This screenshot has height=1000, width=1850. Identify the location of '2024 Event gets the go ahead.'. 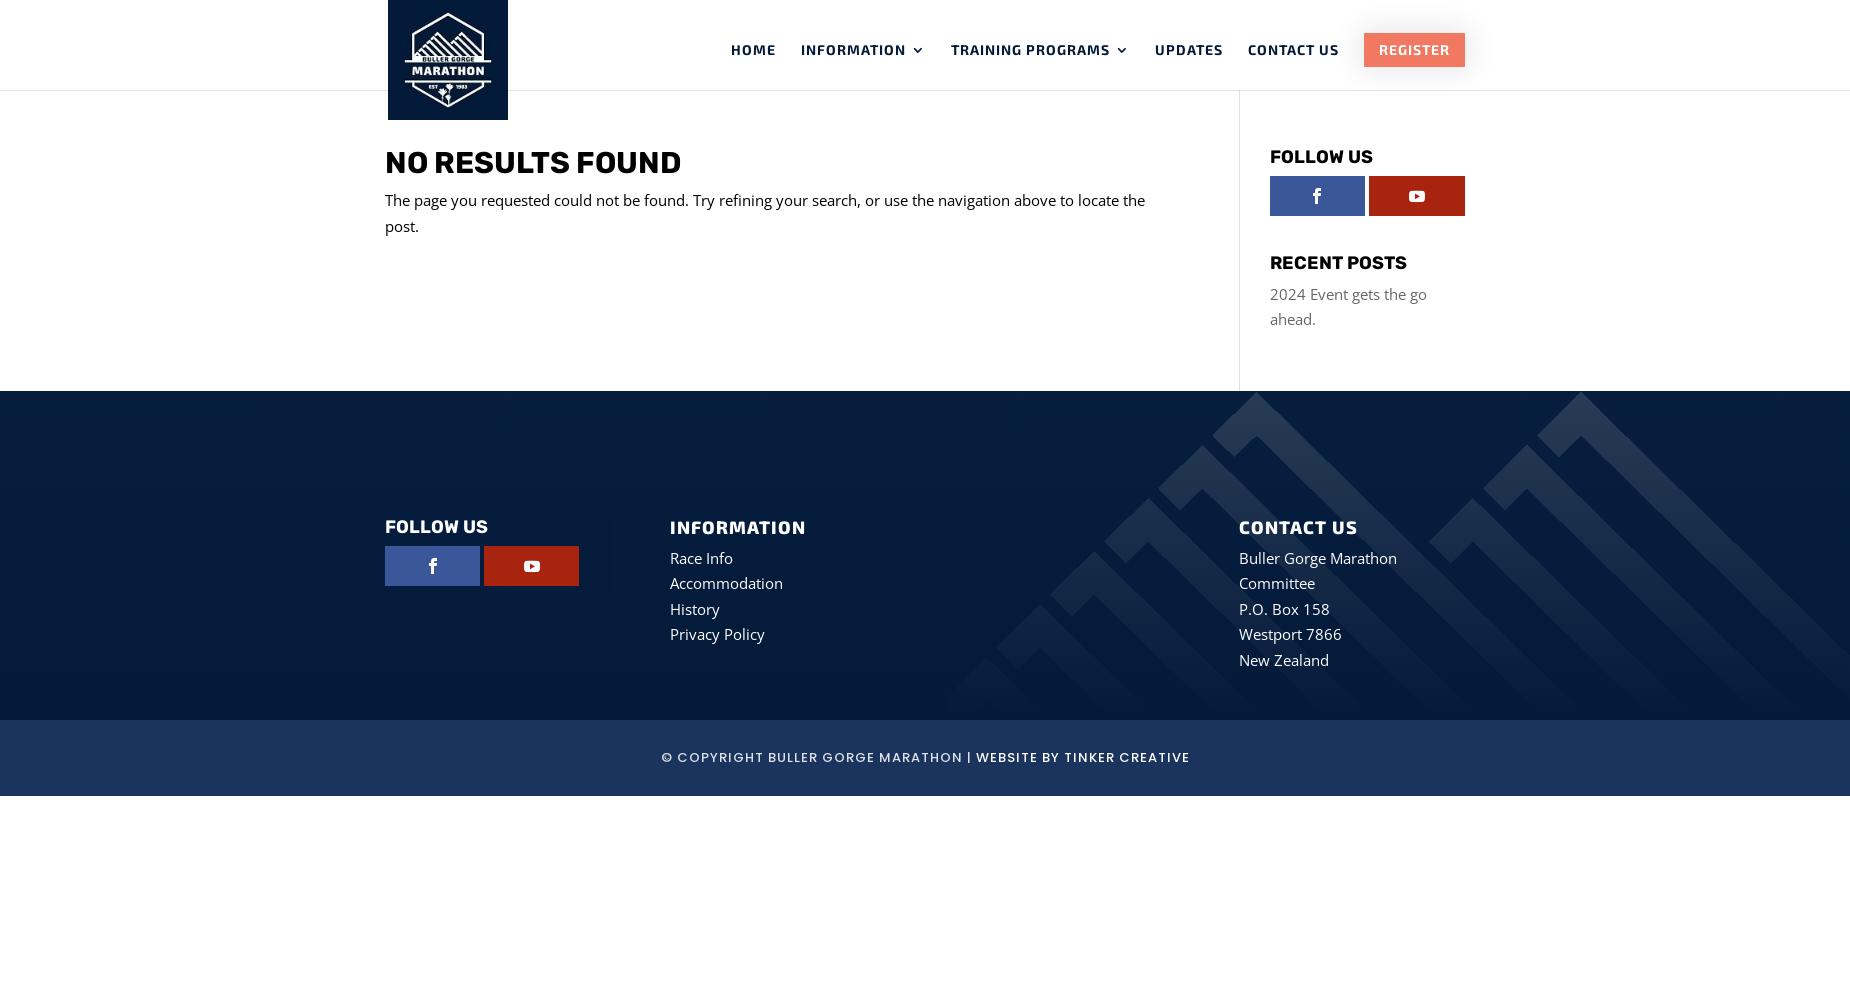
(1346, 306).